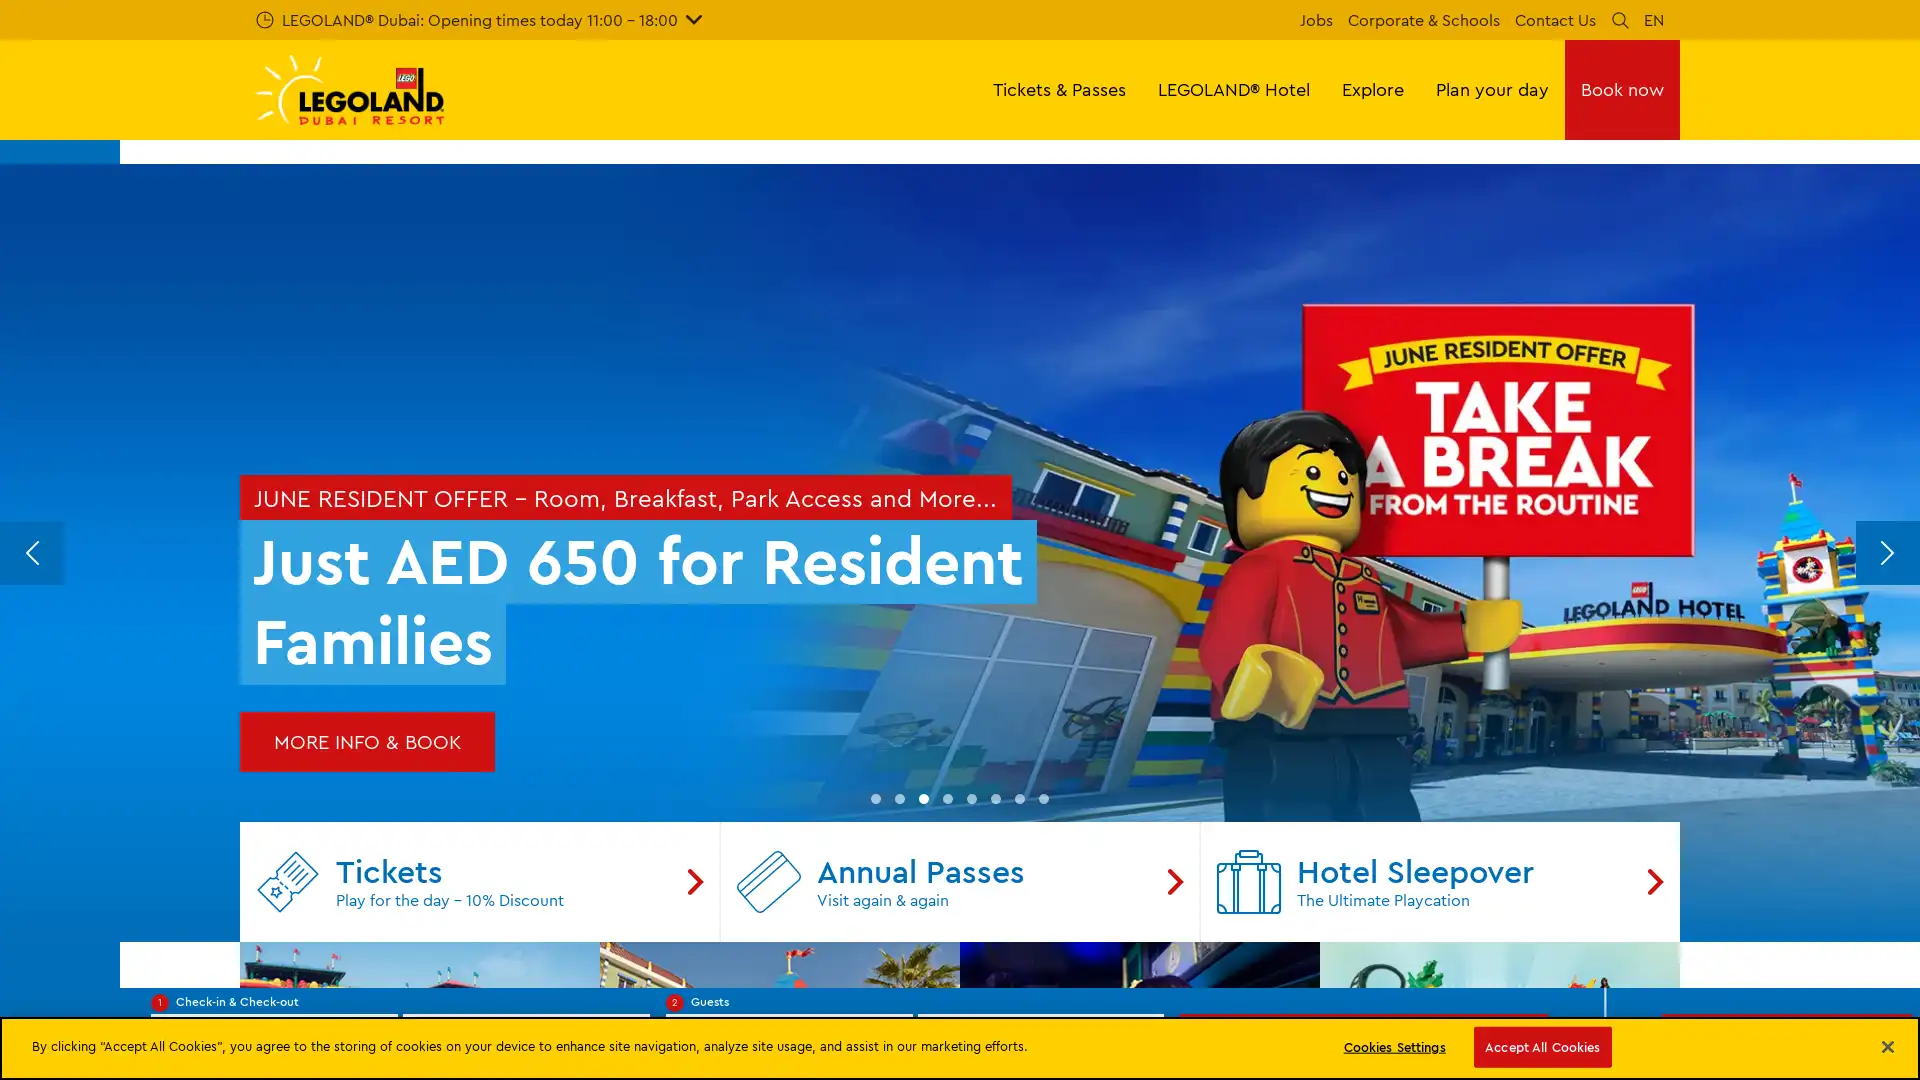  What do you see at coordinates (1393, 1045) in the screenshot?
I see `Cookies Settings` at bounding box center [1393, 1045].